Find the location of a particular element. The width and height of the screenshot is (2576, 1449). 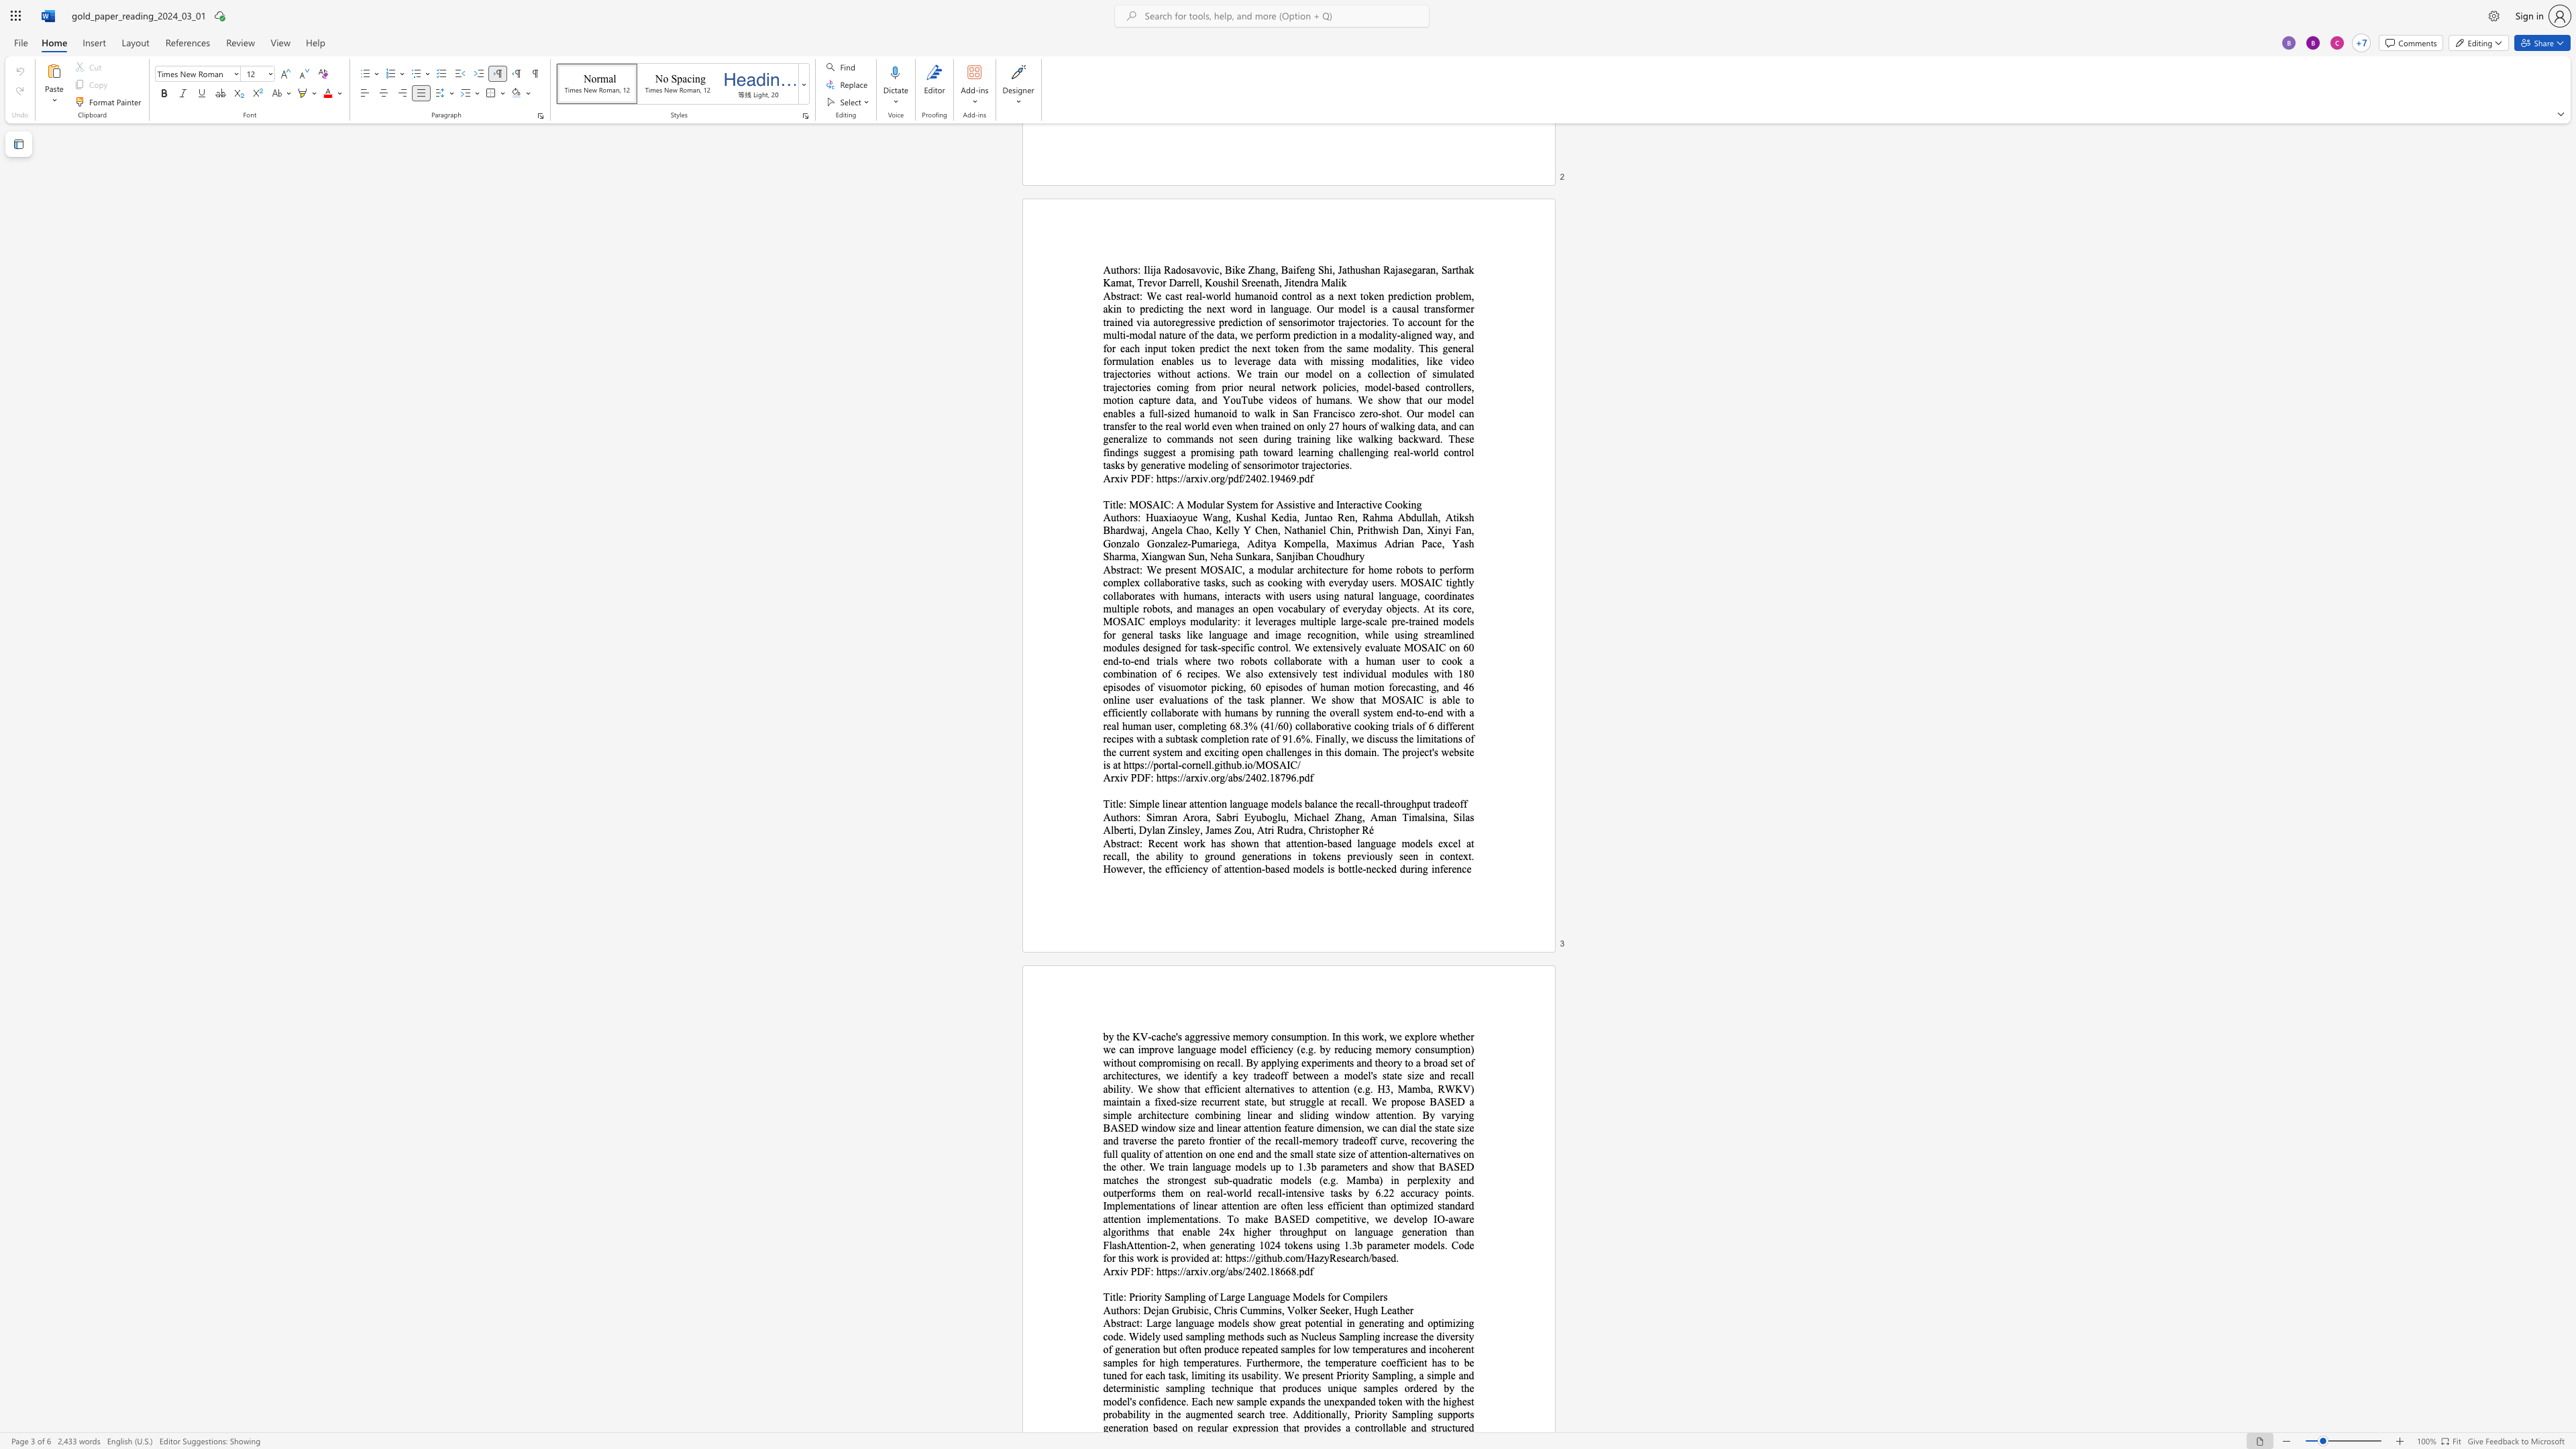

the space between the continuous character "F" and ":" in the text is located at coordinates (1149, 776).